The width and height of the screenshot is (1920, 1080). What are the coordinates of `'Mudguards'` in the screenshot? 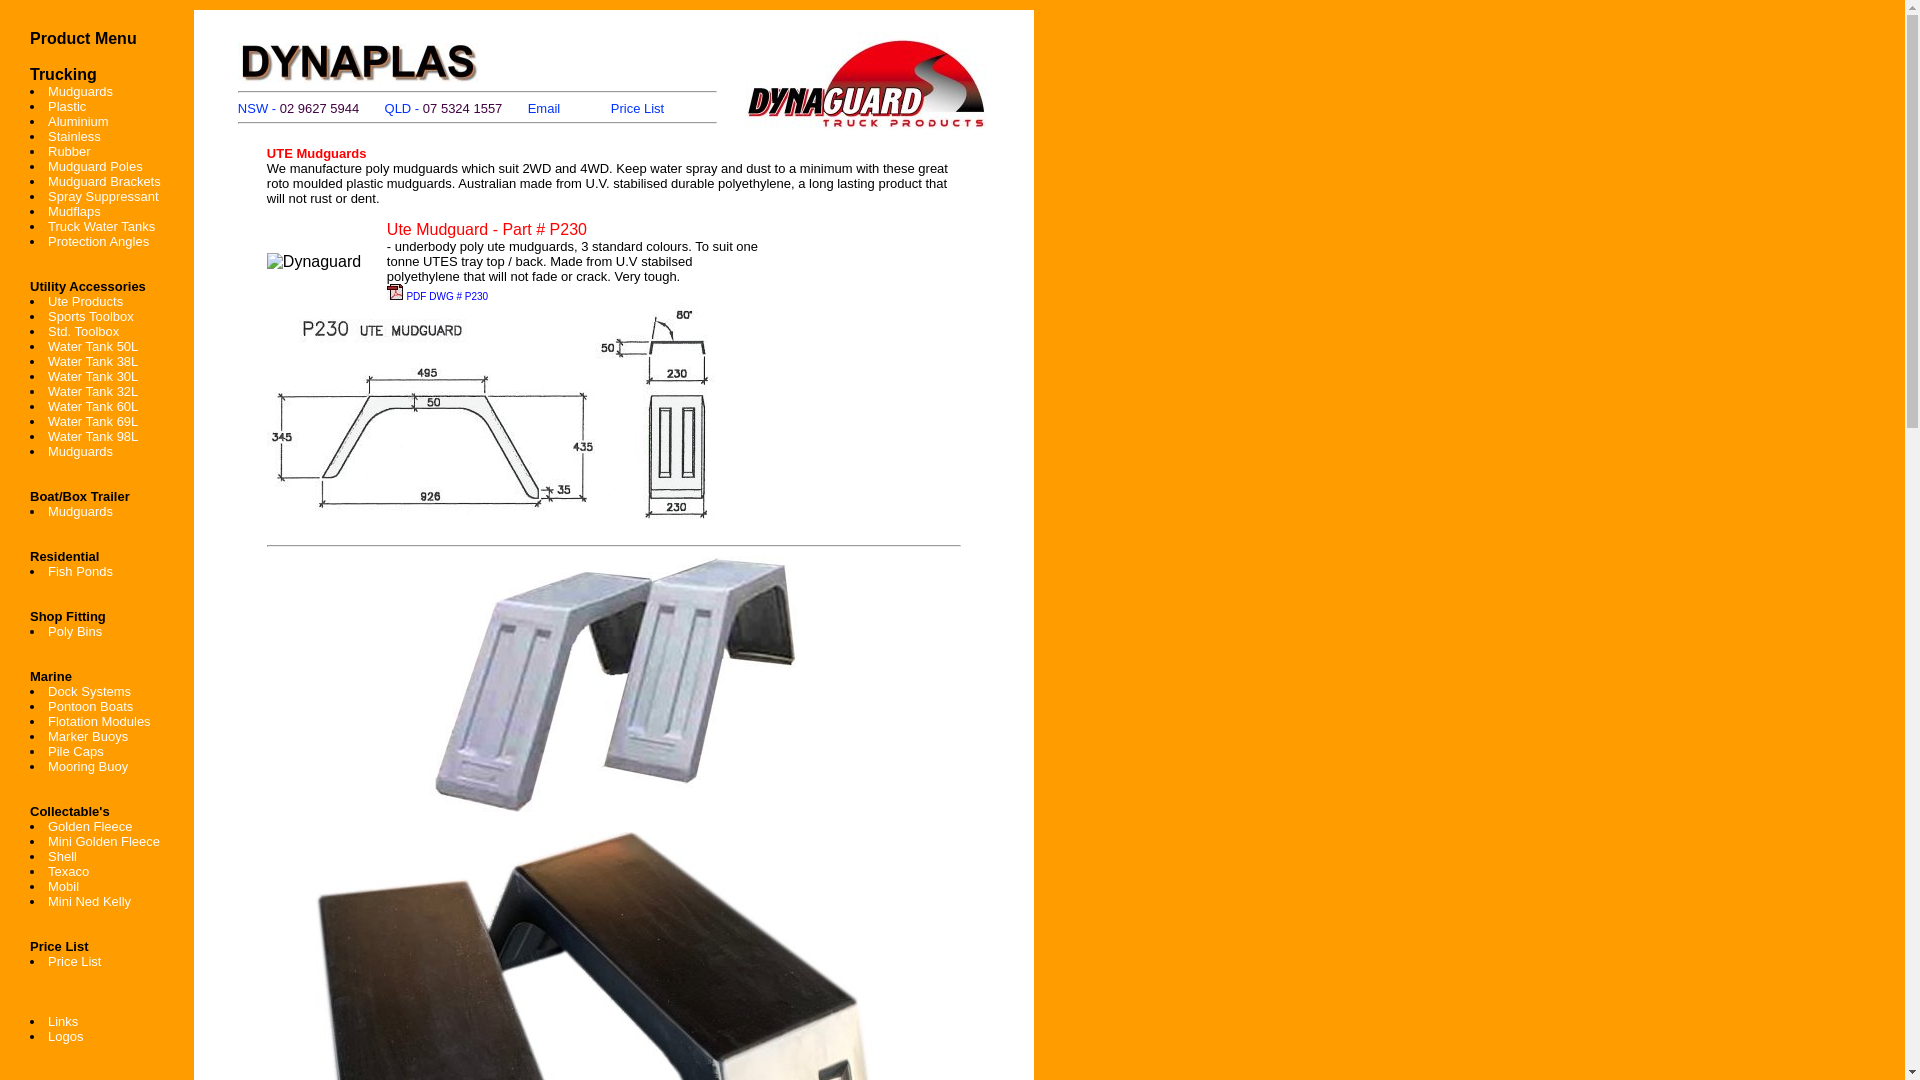 It's located at (80, 91).